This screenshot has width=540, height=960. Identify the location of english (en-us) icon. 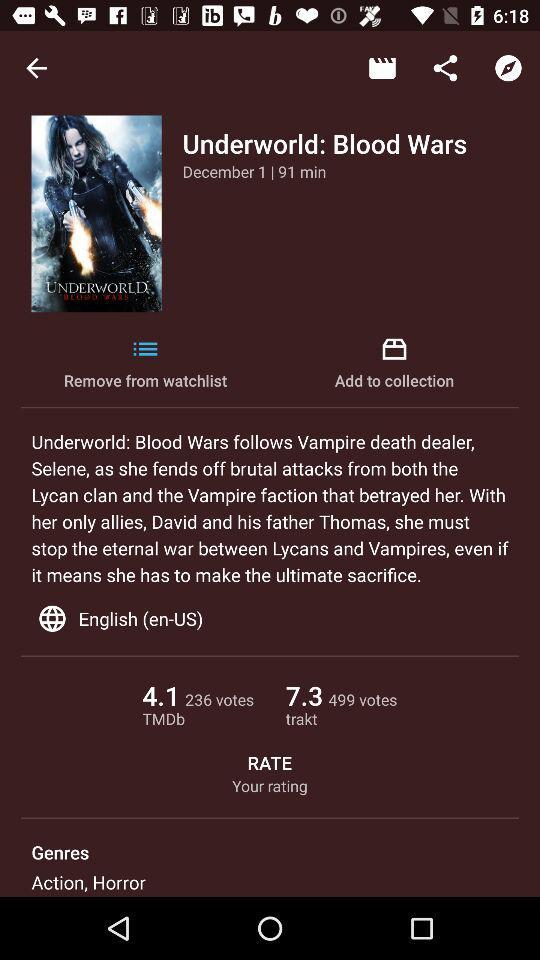
(270, 617).